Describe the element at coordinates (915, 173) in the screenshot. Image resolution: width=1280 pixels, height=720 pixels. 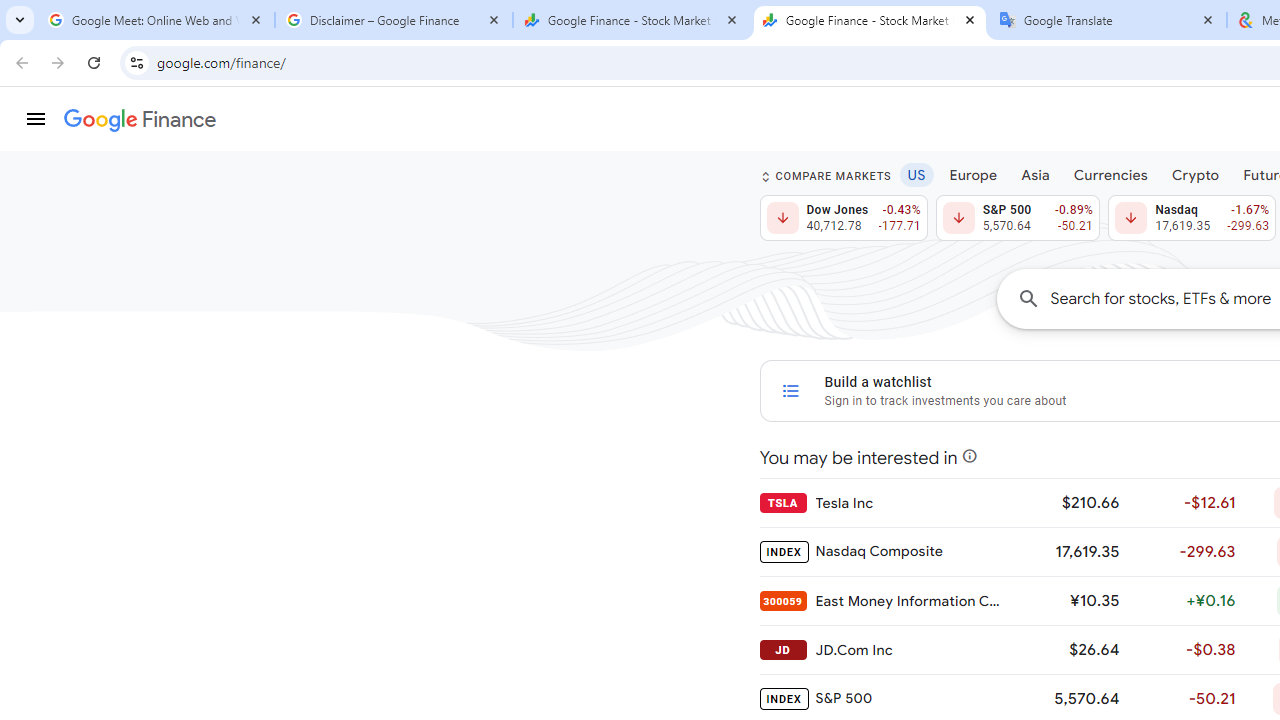
I see `'US'` at that location.